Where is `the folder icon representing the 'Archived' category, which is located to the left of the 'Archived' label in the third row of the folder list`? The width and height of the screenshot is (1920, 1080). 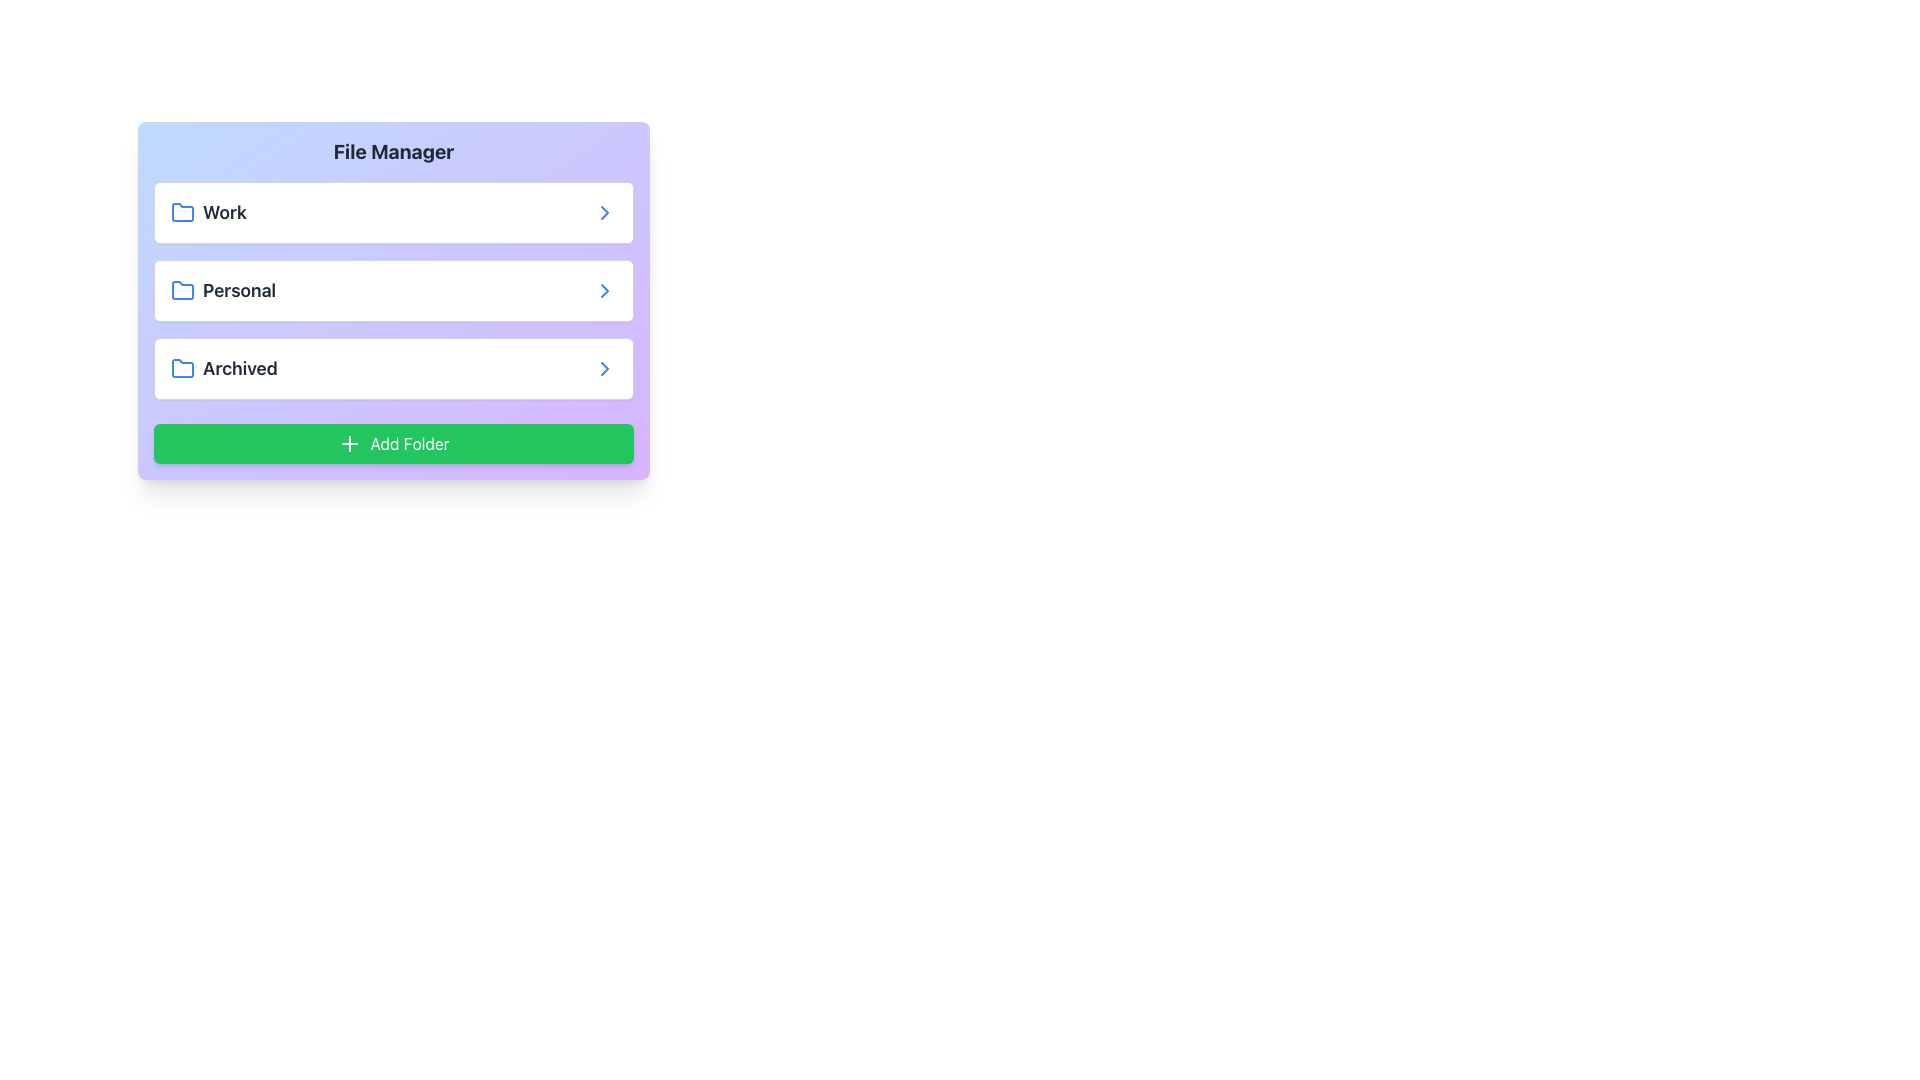
the folder icon representing the 'Archived' category, which is located to the left of the 'Archived' label in the third row of the folder list is located at coordinates (182, 369).